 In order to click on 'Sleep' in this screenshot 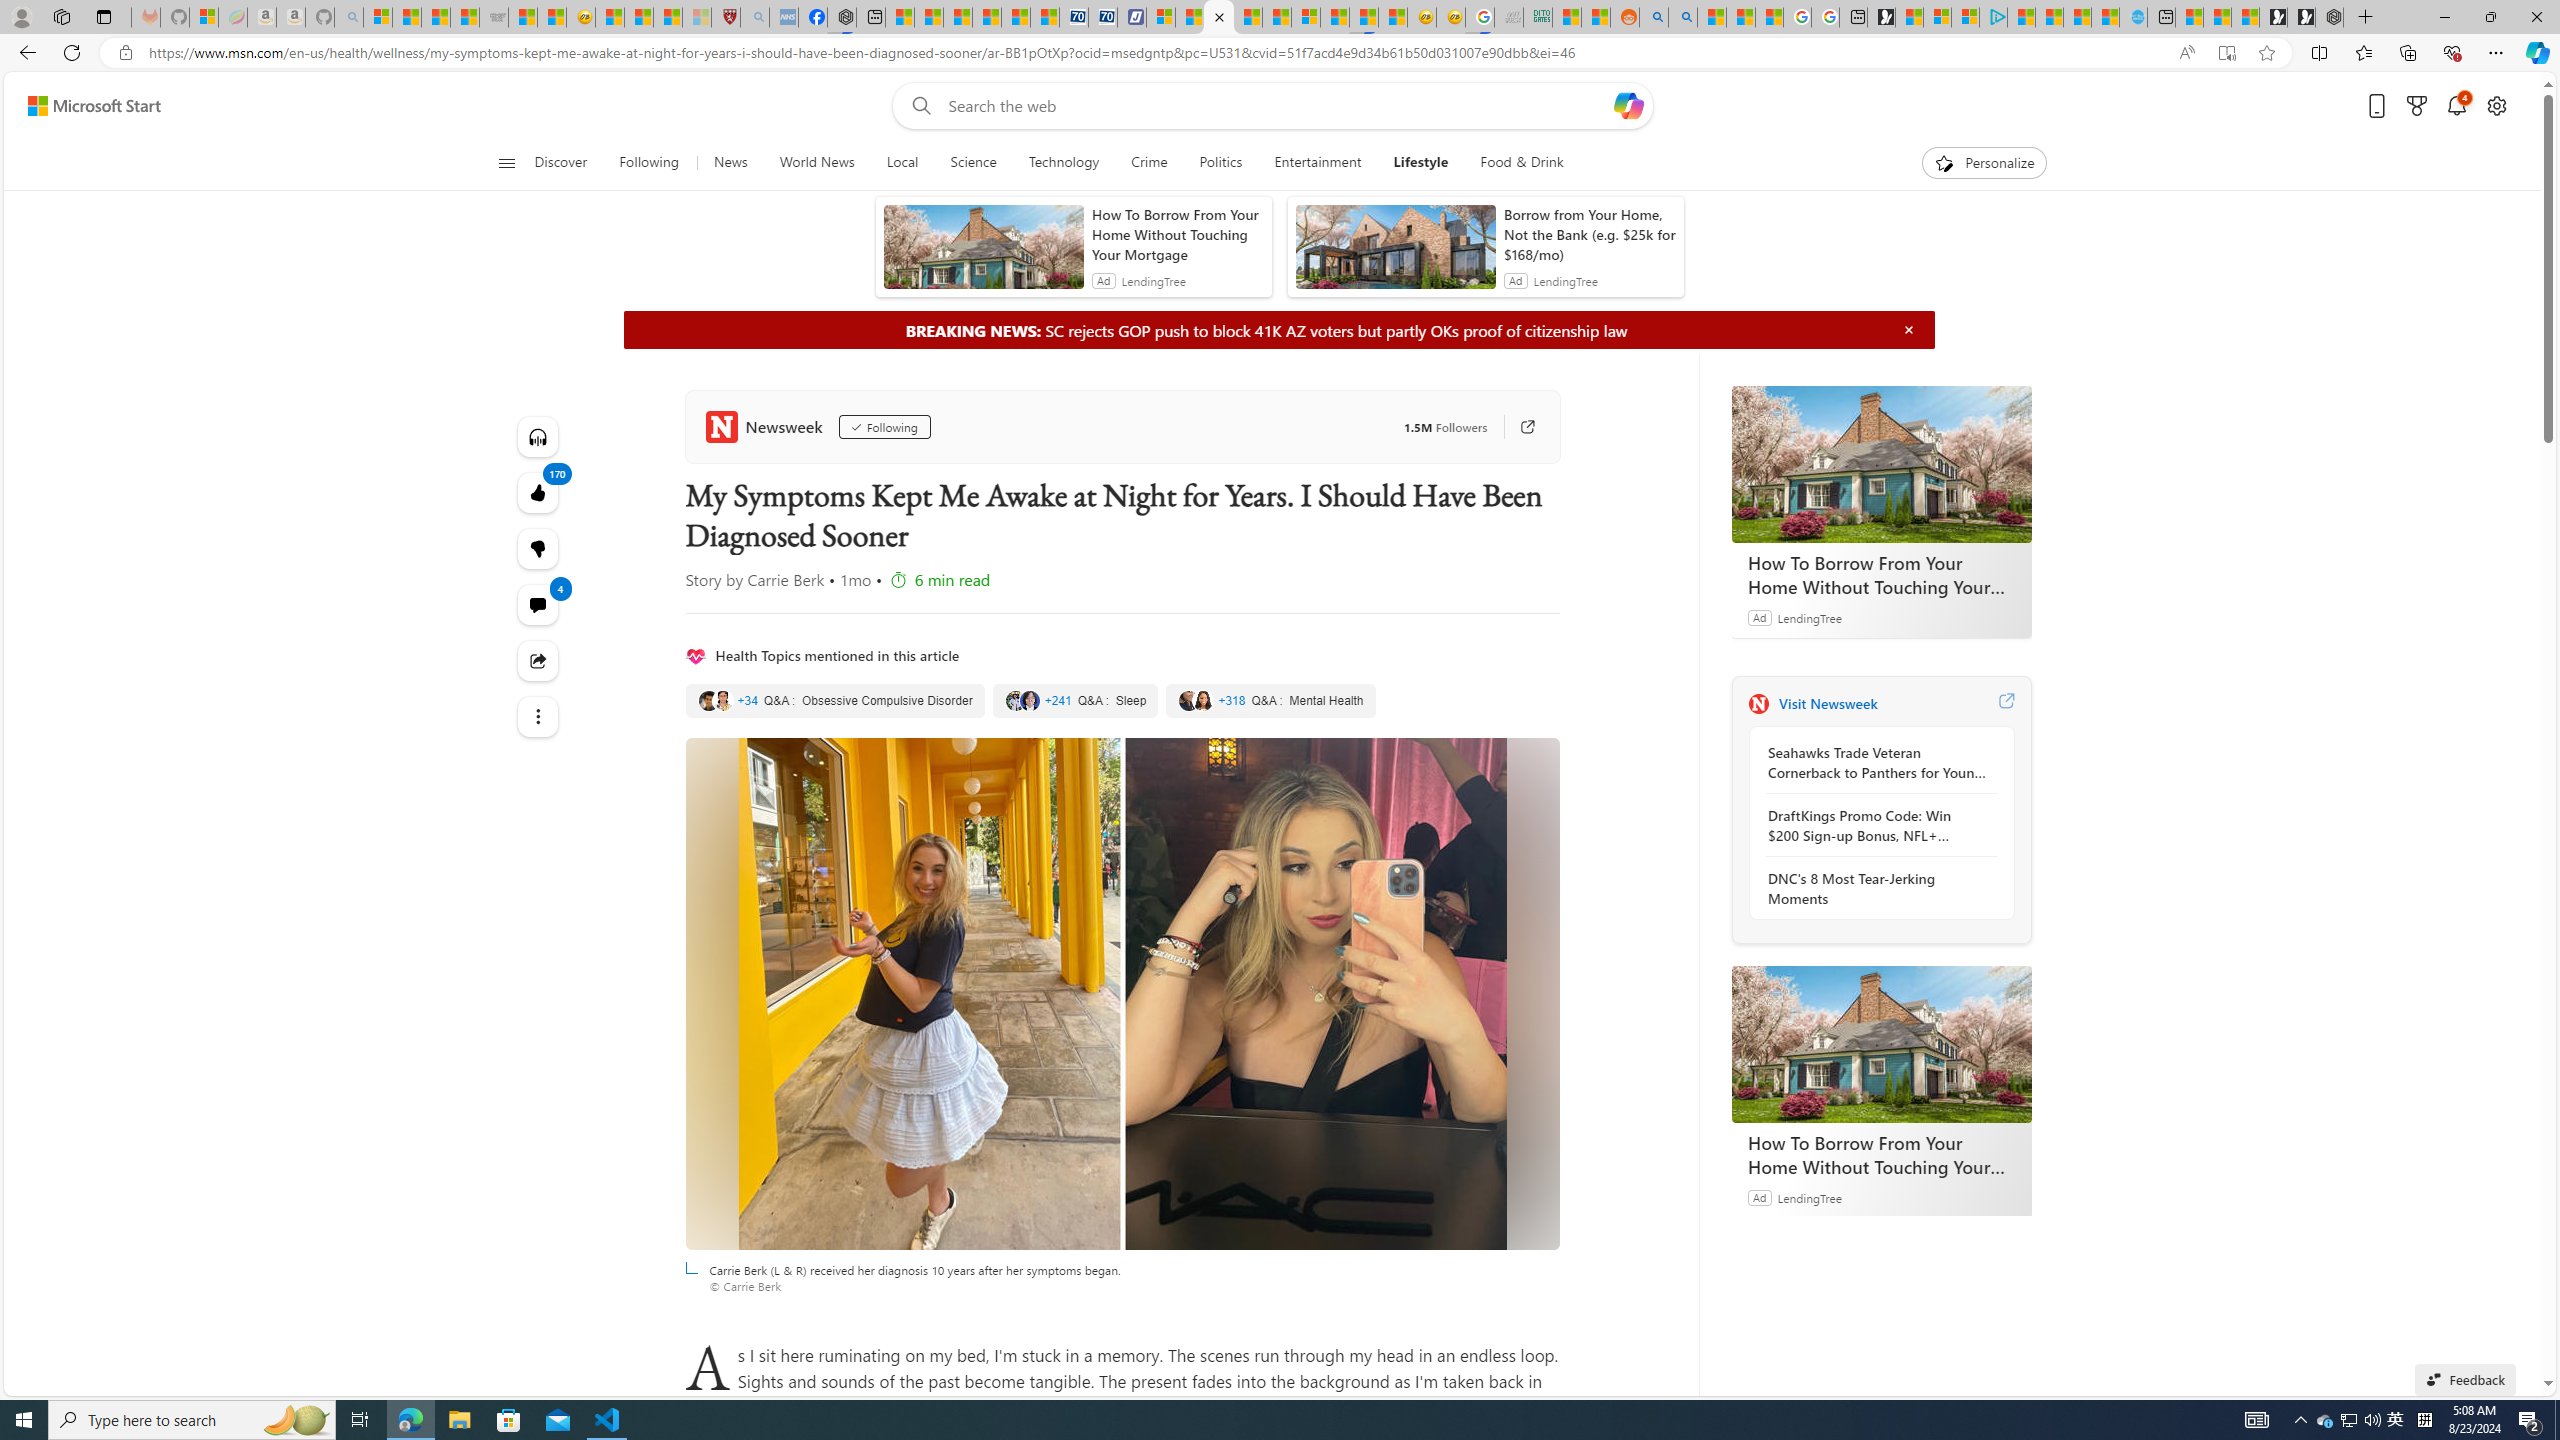, I will do `click(1076, 700)`.